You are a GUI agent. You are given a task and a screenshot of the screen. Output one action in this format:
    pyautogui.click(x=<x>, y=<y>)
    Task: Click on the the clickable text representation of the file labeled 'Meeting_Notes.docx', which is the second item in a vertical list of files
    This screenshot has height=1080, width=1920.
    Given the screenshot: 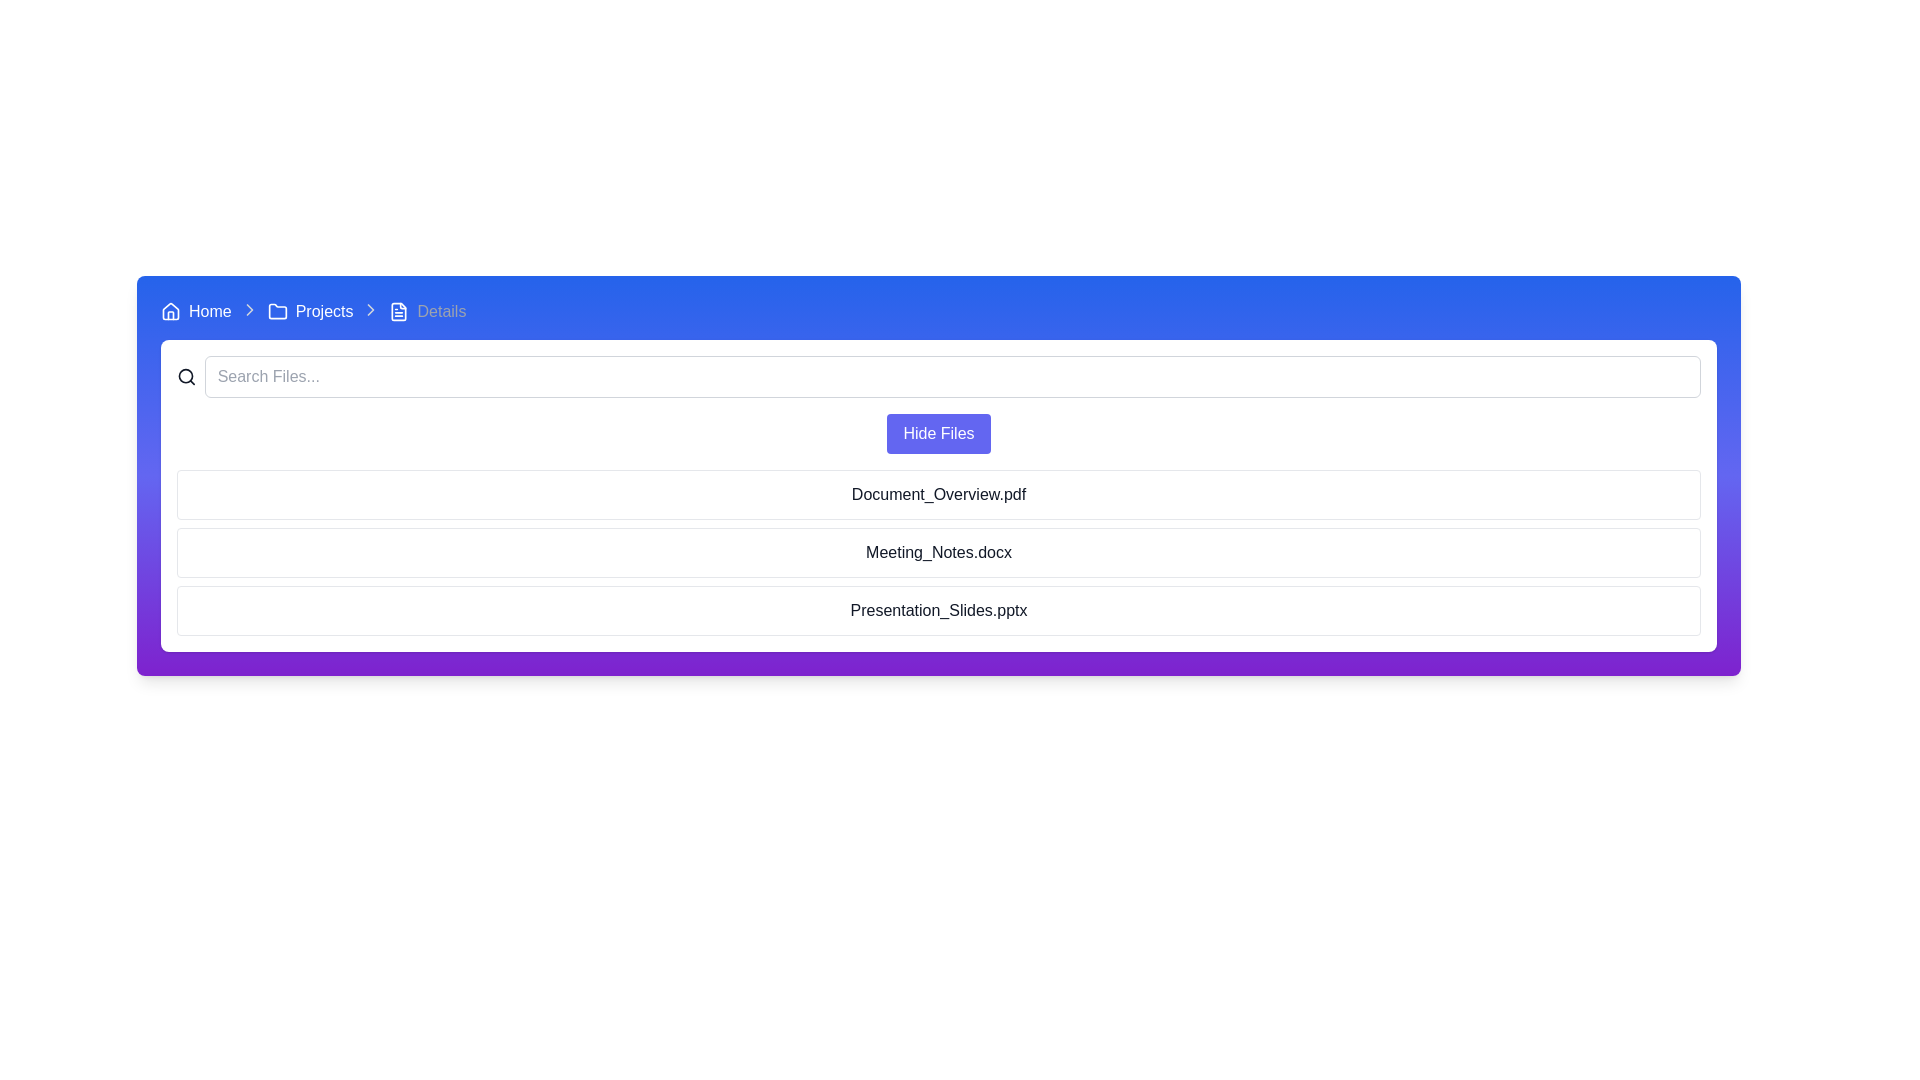 What is the action you would take?
    pyautogui.click(x=938, y=552)
    